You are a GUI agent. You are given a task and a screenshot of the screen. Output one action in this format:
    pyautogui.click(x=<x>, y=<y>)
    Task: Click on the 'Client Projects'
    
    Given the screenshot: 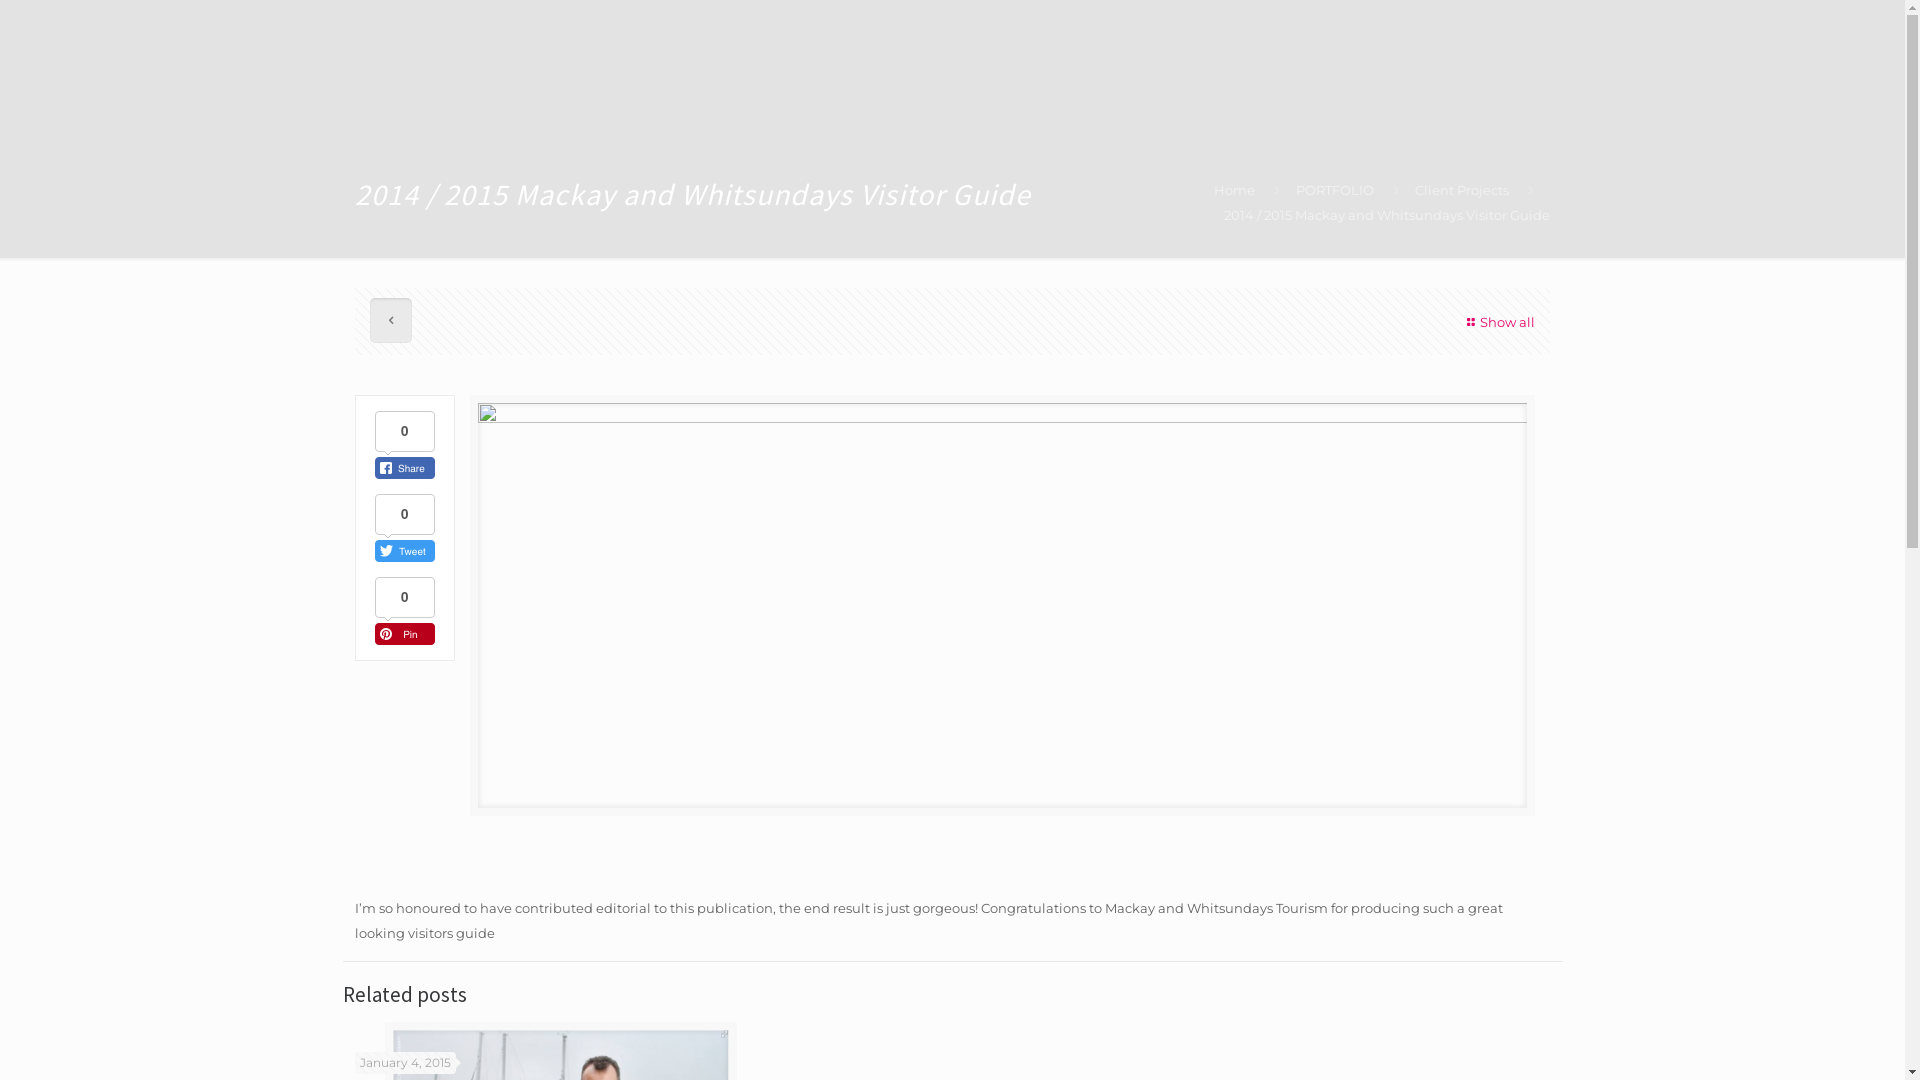 What is the action you would take?
    pyautogui.click(x=1462, y=189)
    